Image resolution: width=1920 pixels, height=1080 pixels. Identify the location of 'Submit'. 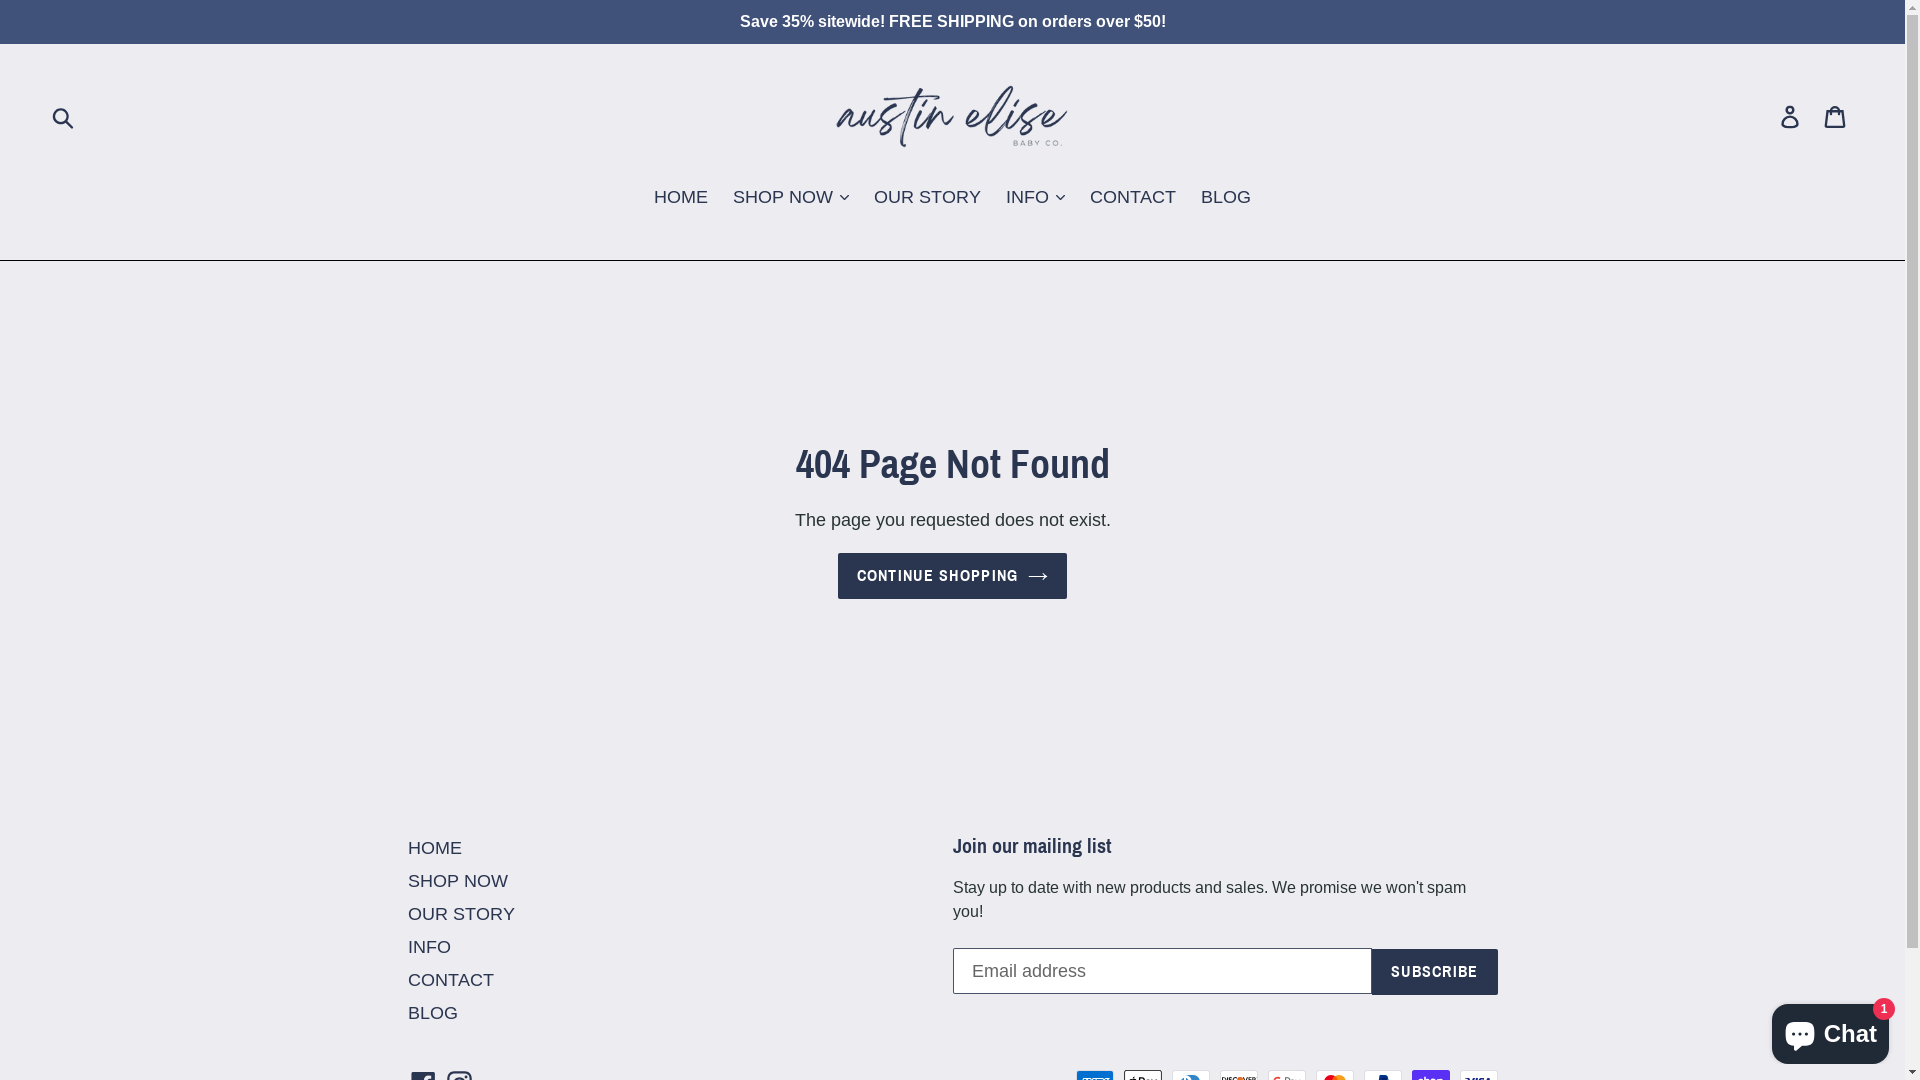
(64, 115).